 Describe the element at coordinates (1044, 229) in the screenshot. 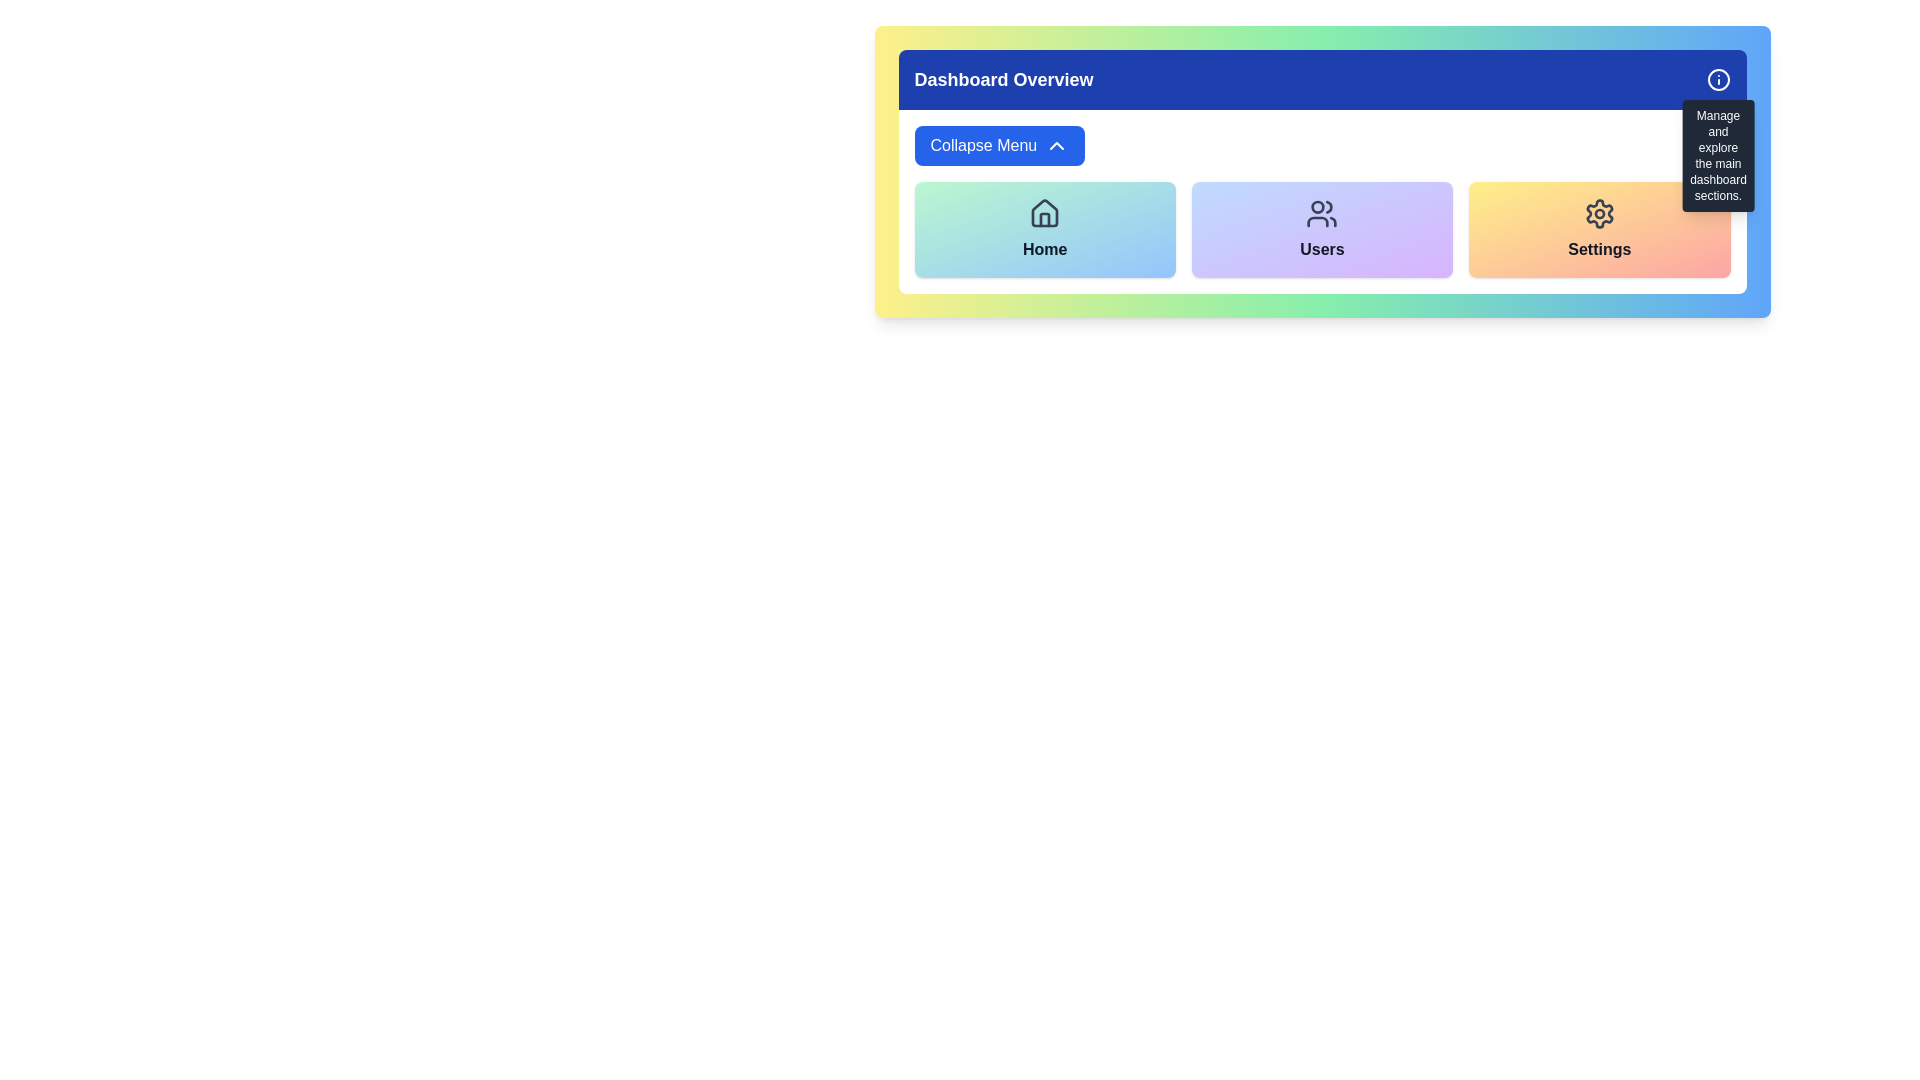

I see `the 'Home' button with a green to blue gradient background, which includes a house icon and bold dark gray text` at that location.